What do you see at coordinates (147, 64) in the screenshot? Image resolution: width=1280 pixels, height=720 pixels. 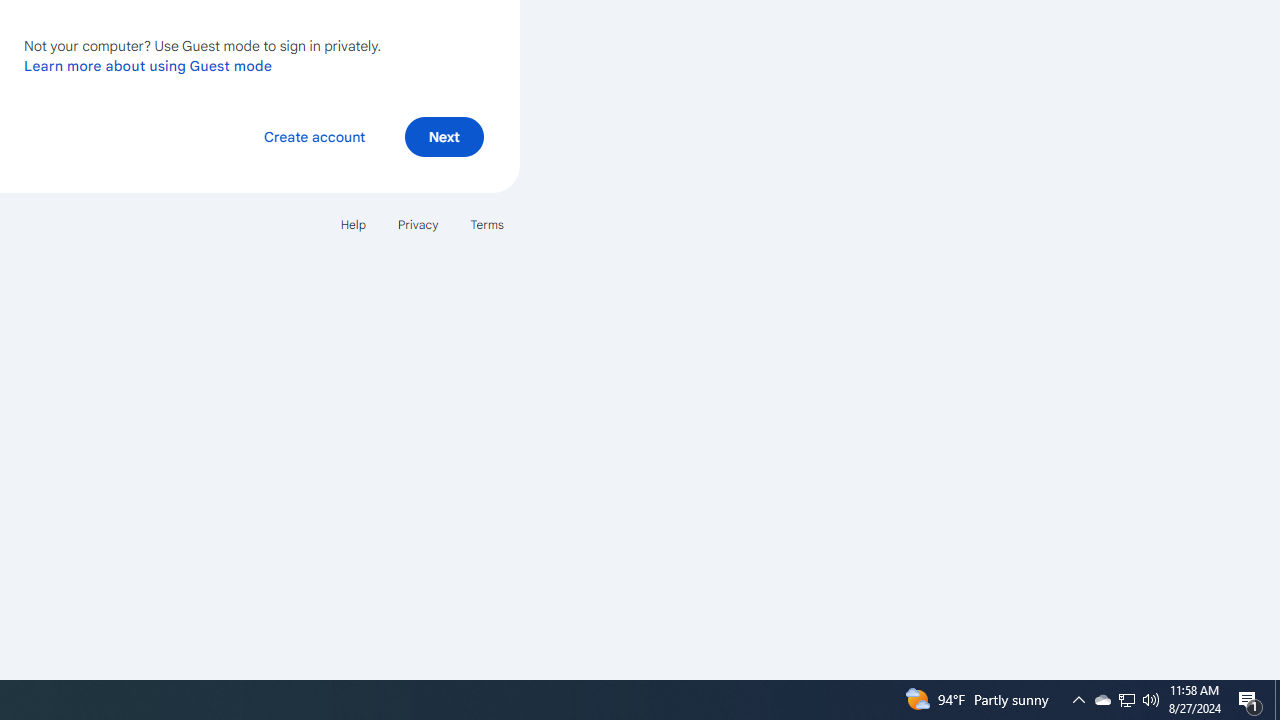 I see `'Learn more about using Guest mode'` at bounding box center [147, 64].